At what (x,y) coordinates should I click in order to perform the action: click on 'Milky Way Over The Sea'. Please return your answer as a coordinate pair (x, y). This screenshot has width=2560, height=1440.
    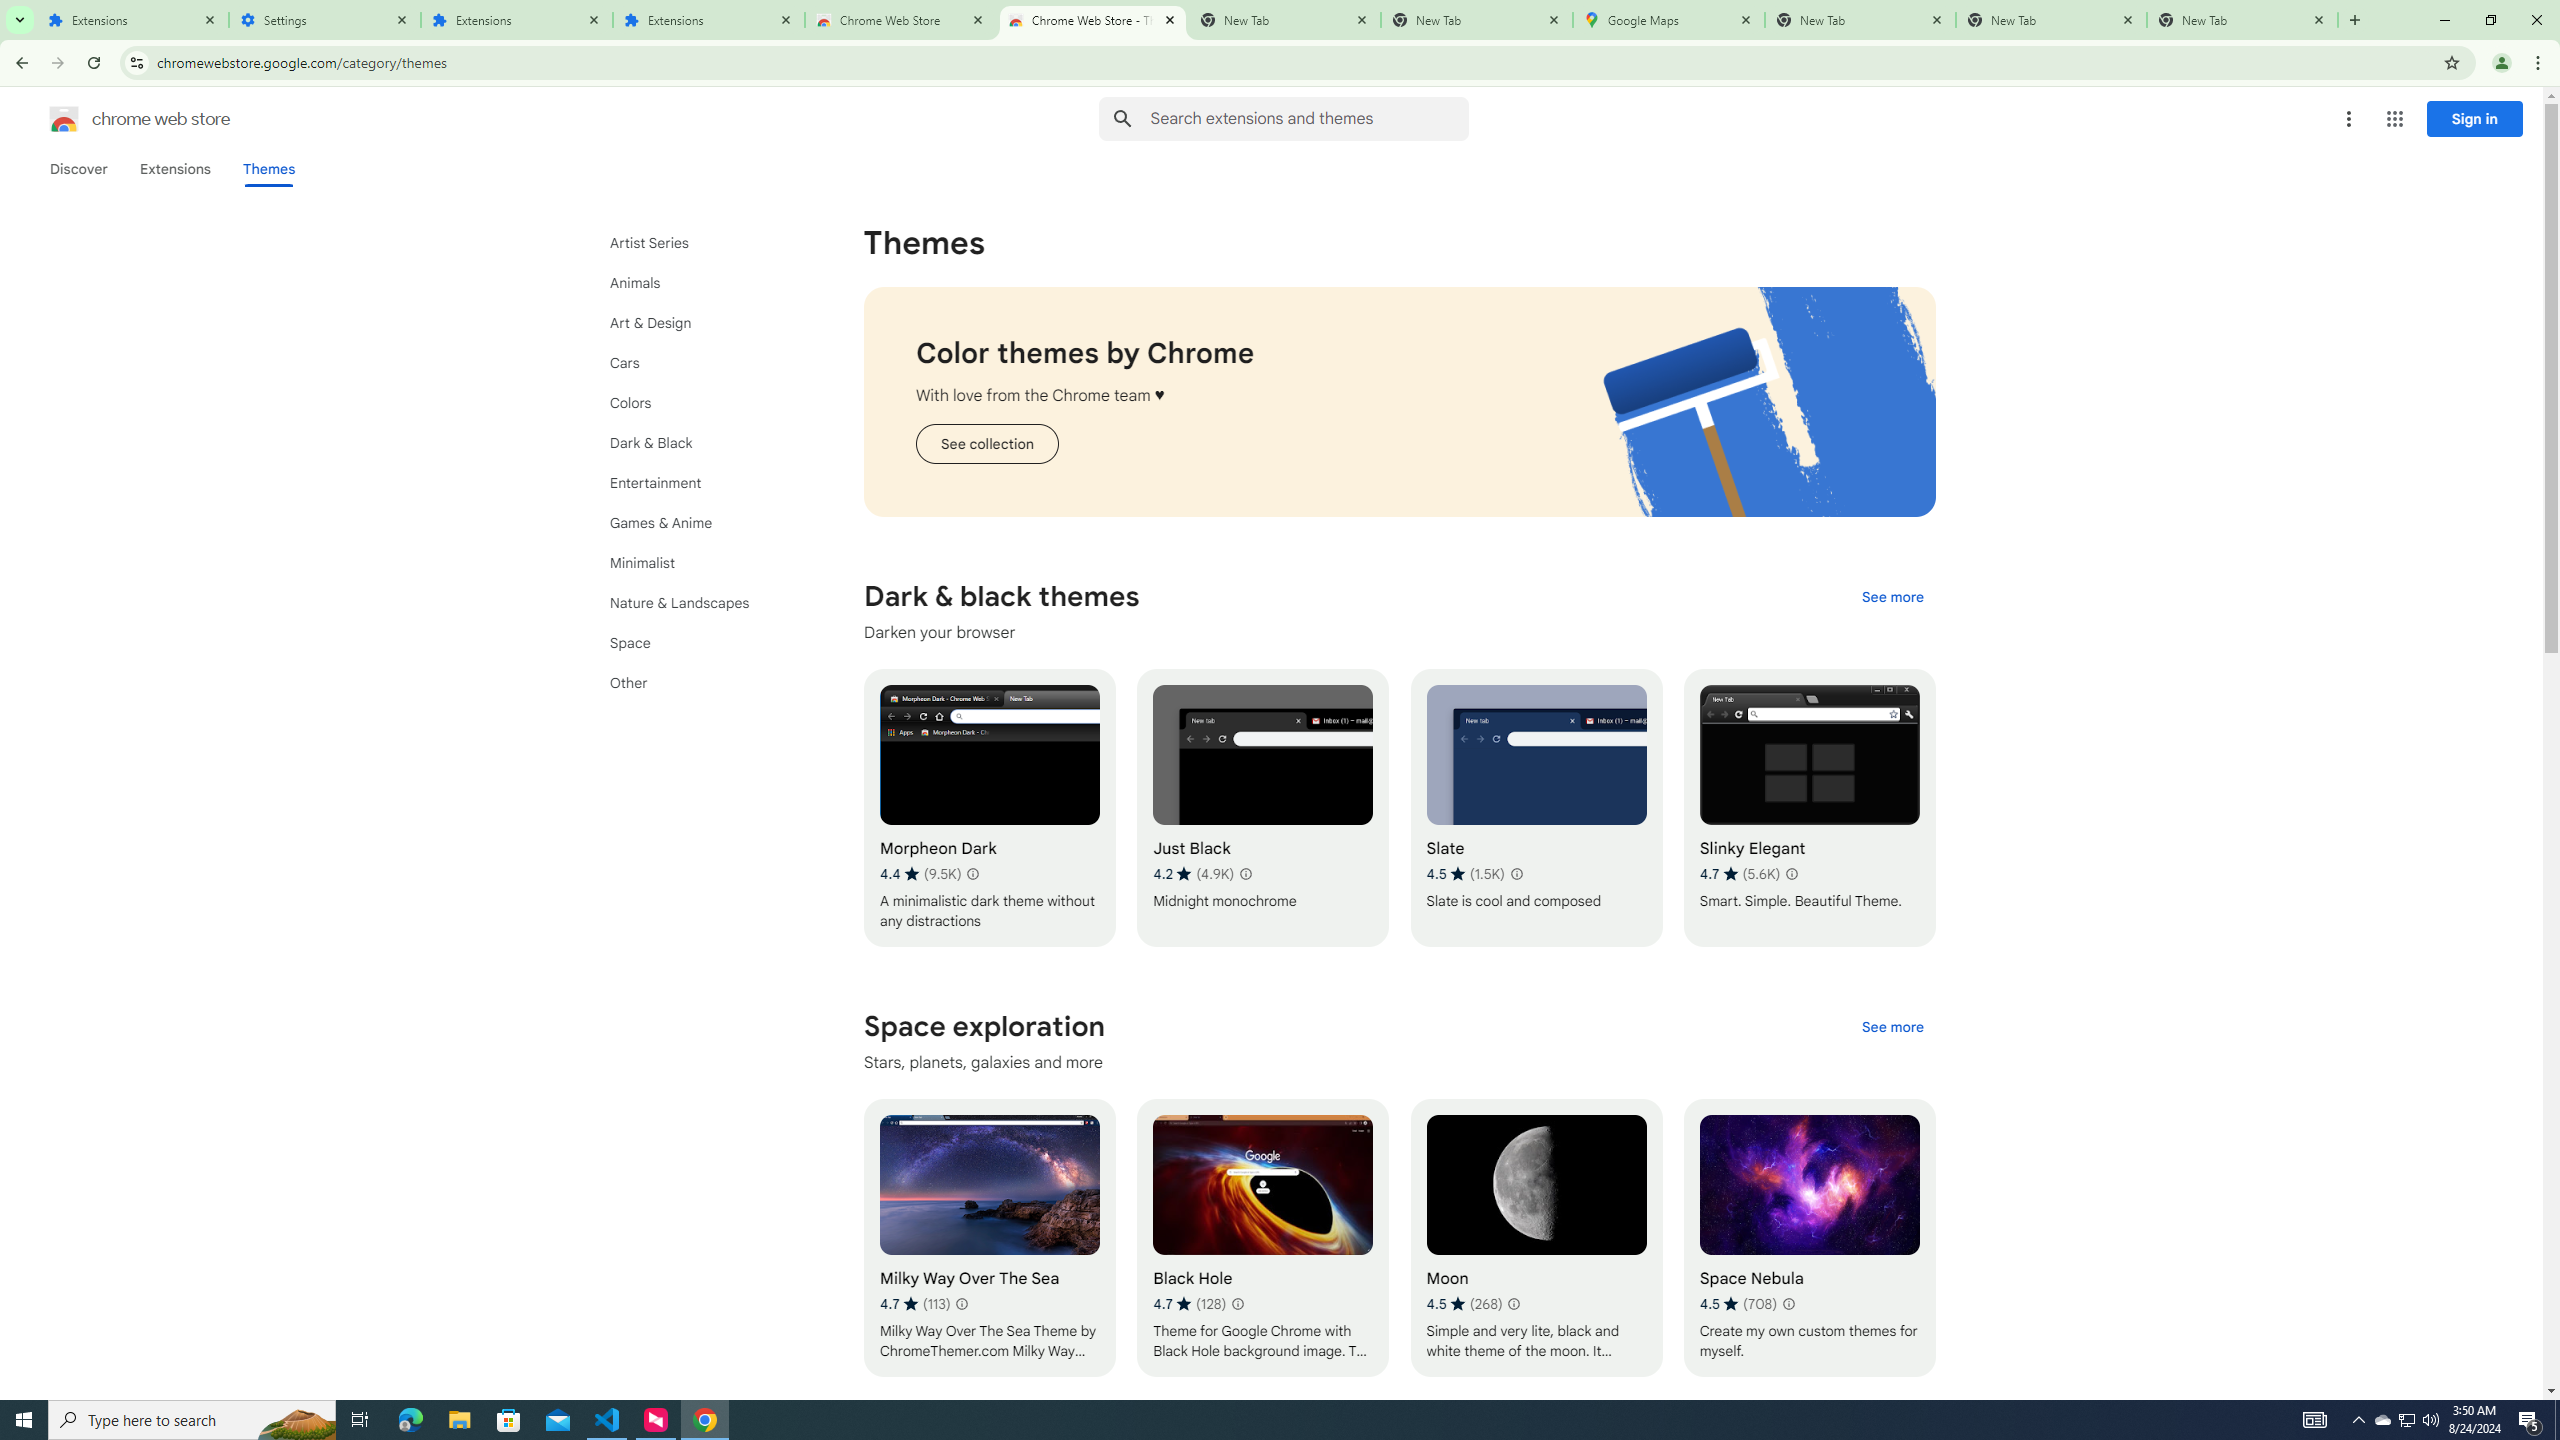
    Looking at the image, I should click on (988, 1237).